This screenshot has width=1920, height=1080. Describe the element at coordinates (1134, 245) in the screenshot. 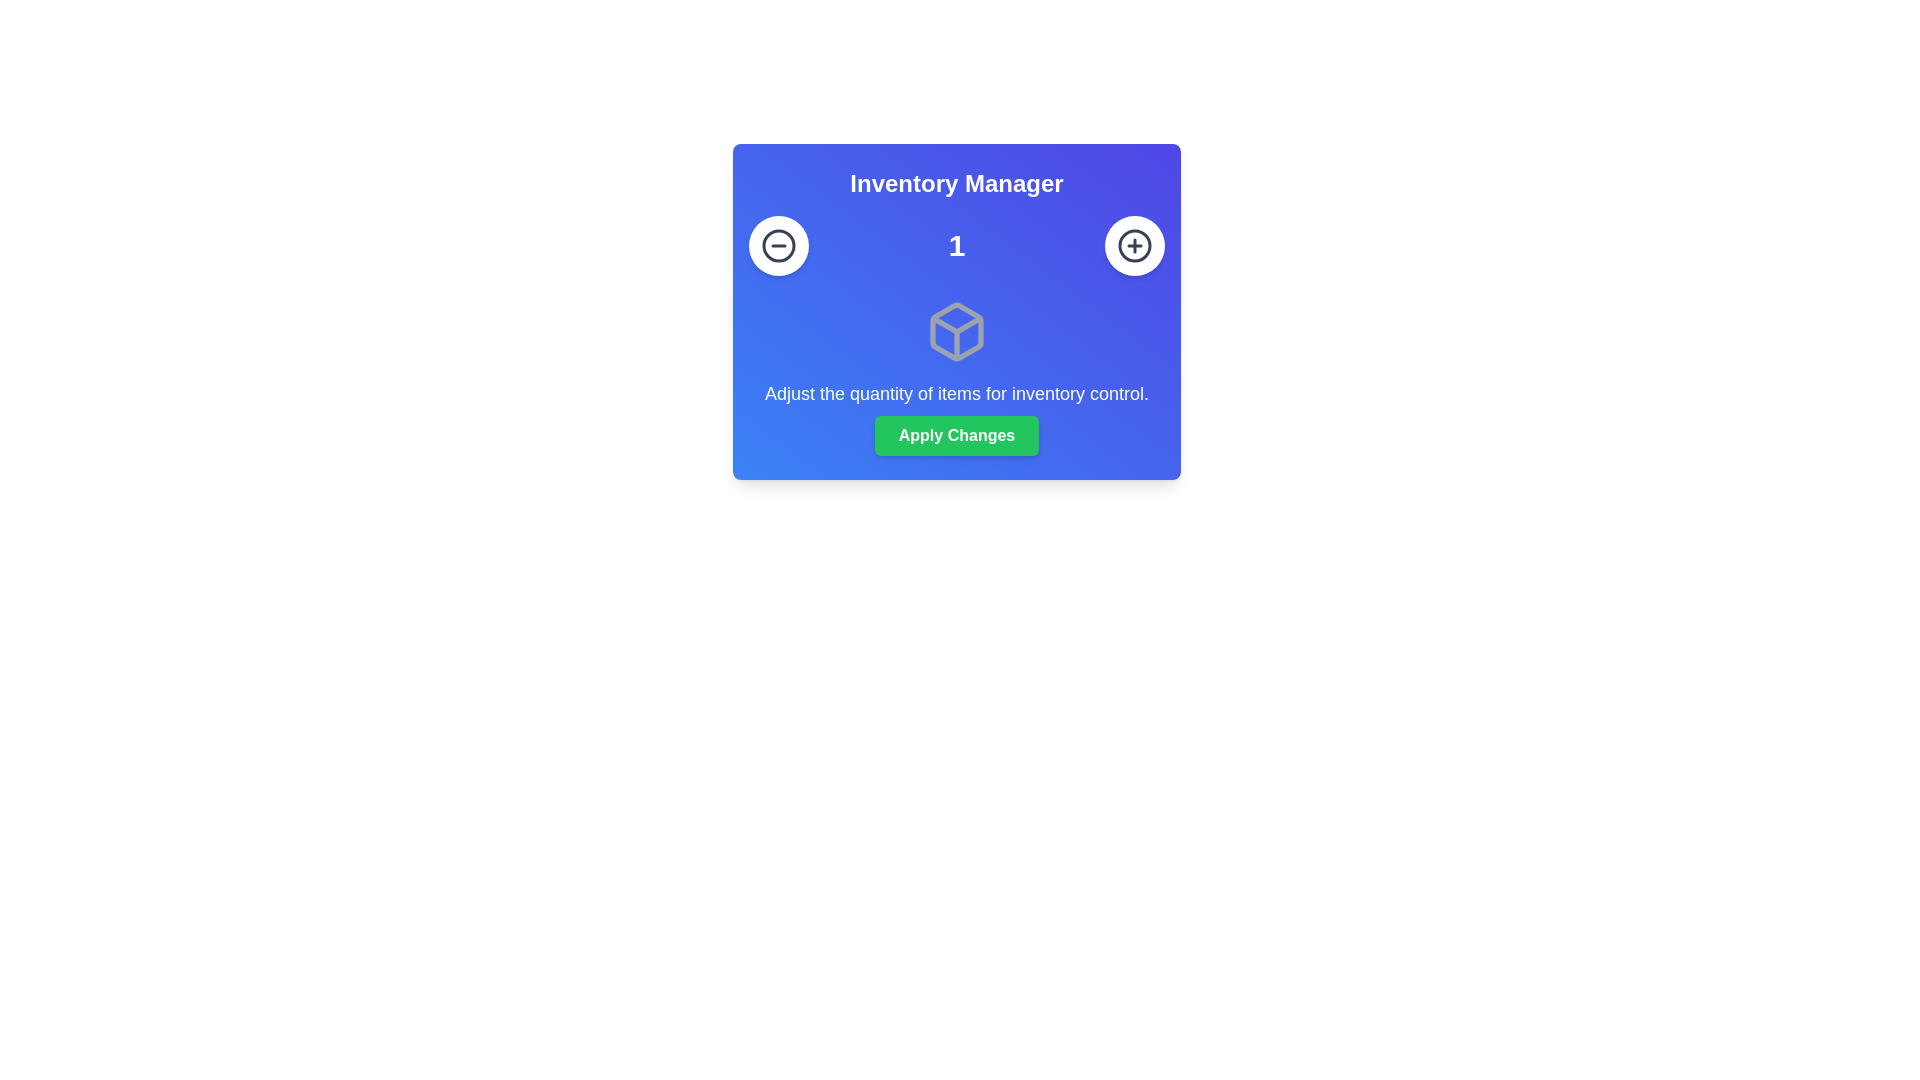

I see `the increment button, which is located on the right side of the horizontal layout and features a plus symbol, to increase the value` at that location.